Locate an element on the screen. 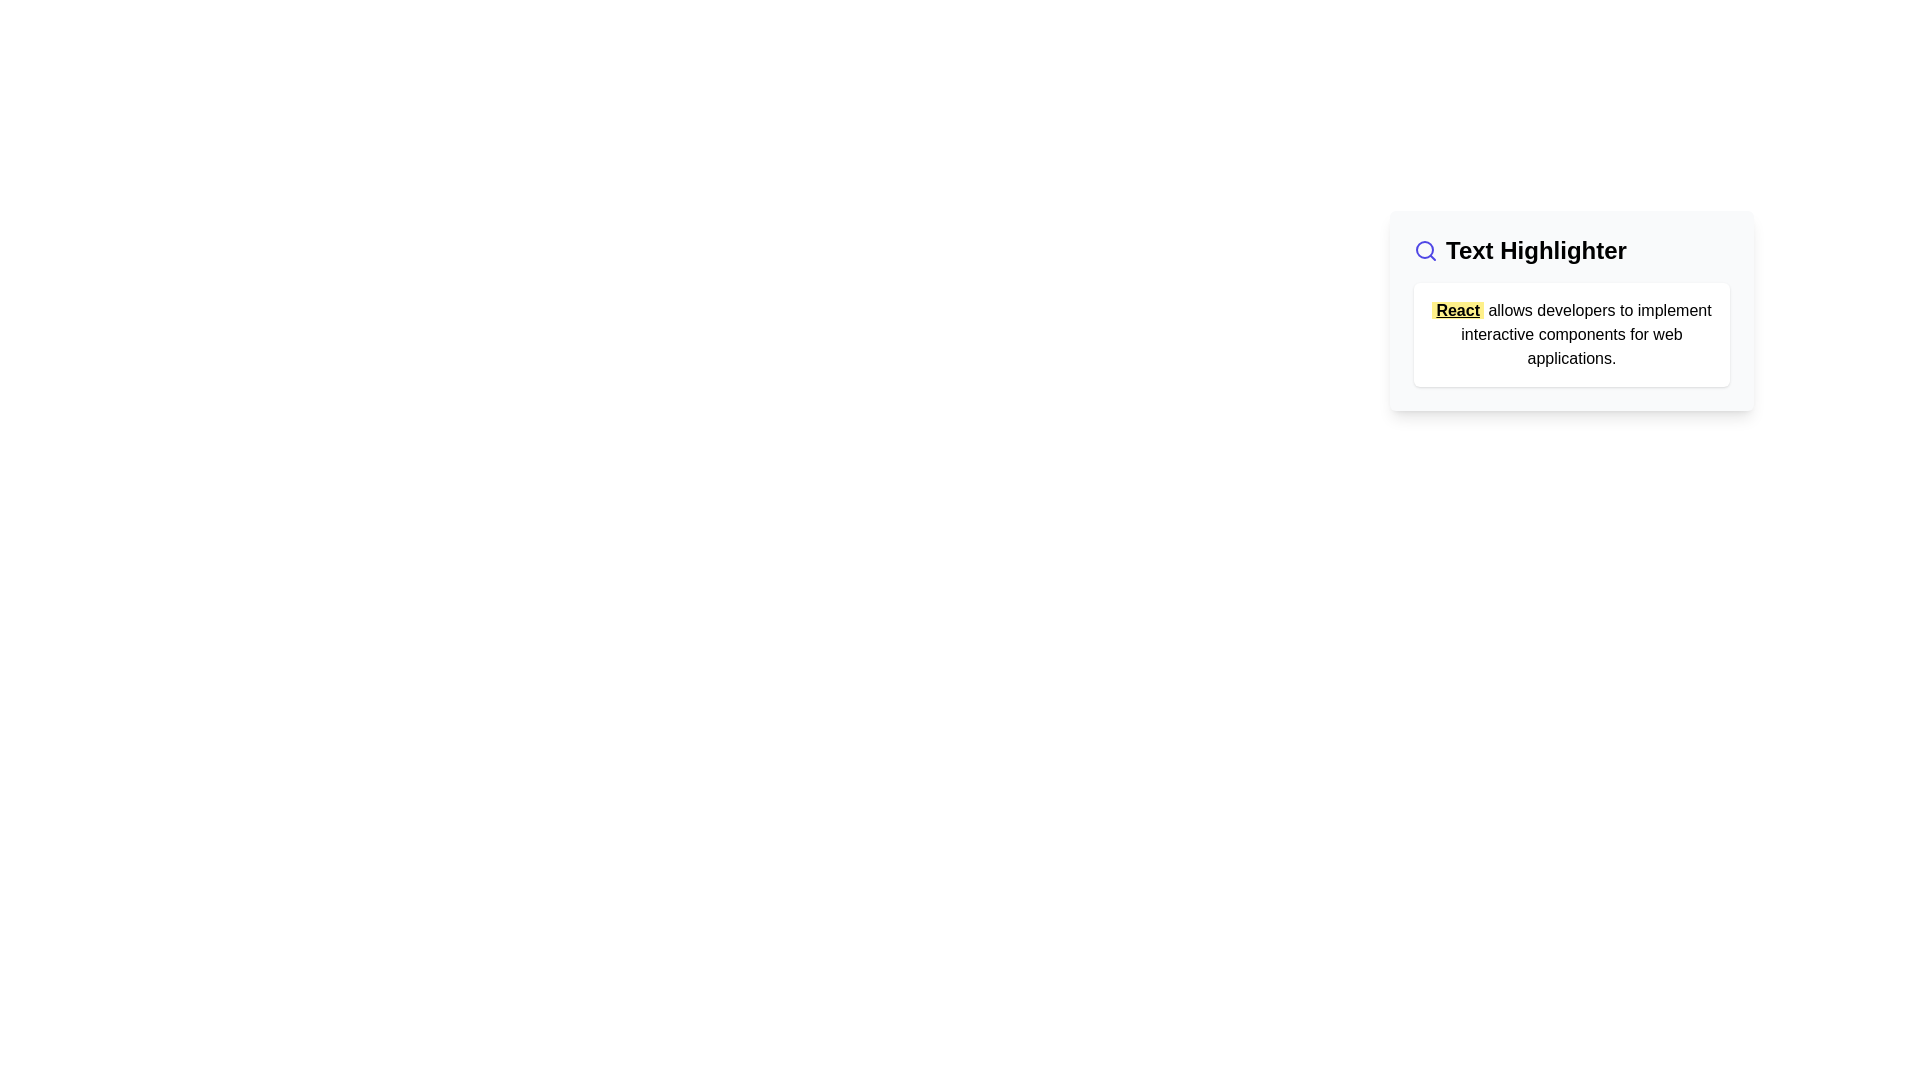 Image resolution: width=1920 pixels, height=1080 pixels. the search icon, represented as a magnifying glass with an indigo outline, located at the leftmost part of the 'Text Highlighter' group is located at coordinates (1424, 249).